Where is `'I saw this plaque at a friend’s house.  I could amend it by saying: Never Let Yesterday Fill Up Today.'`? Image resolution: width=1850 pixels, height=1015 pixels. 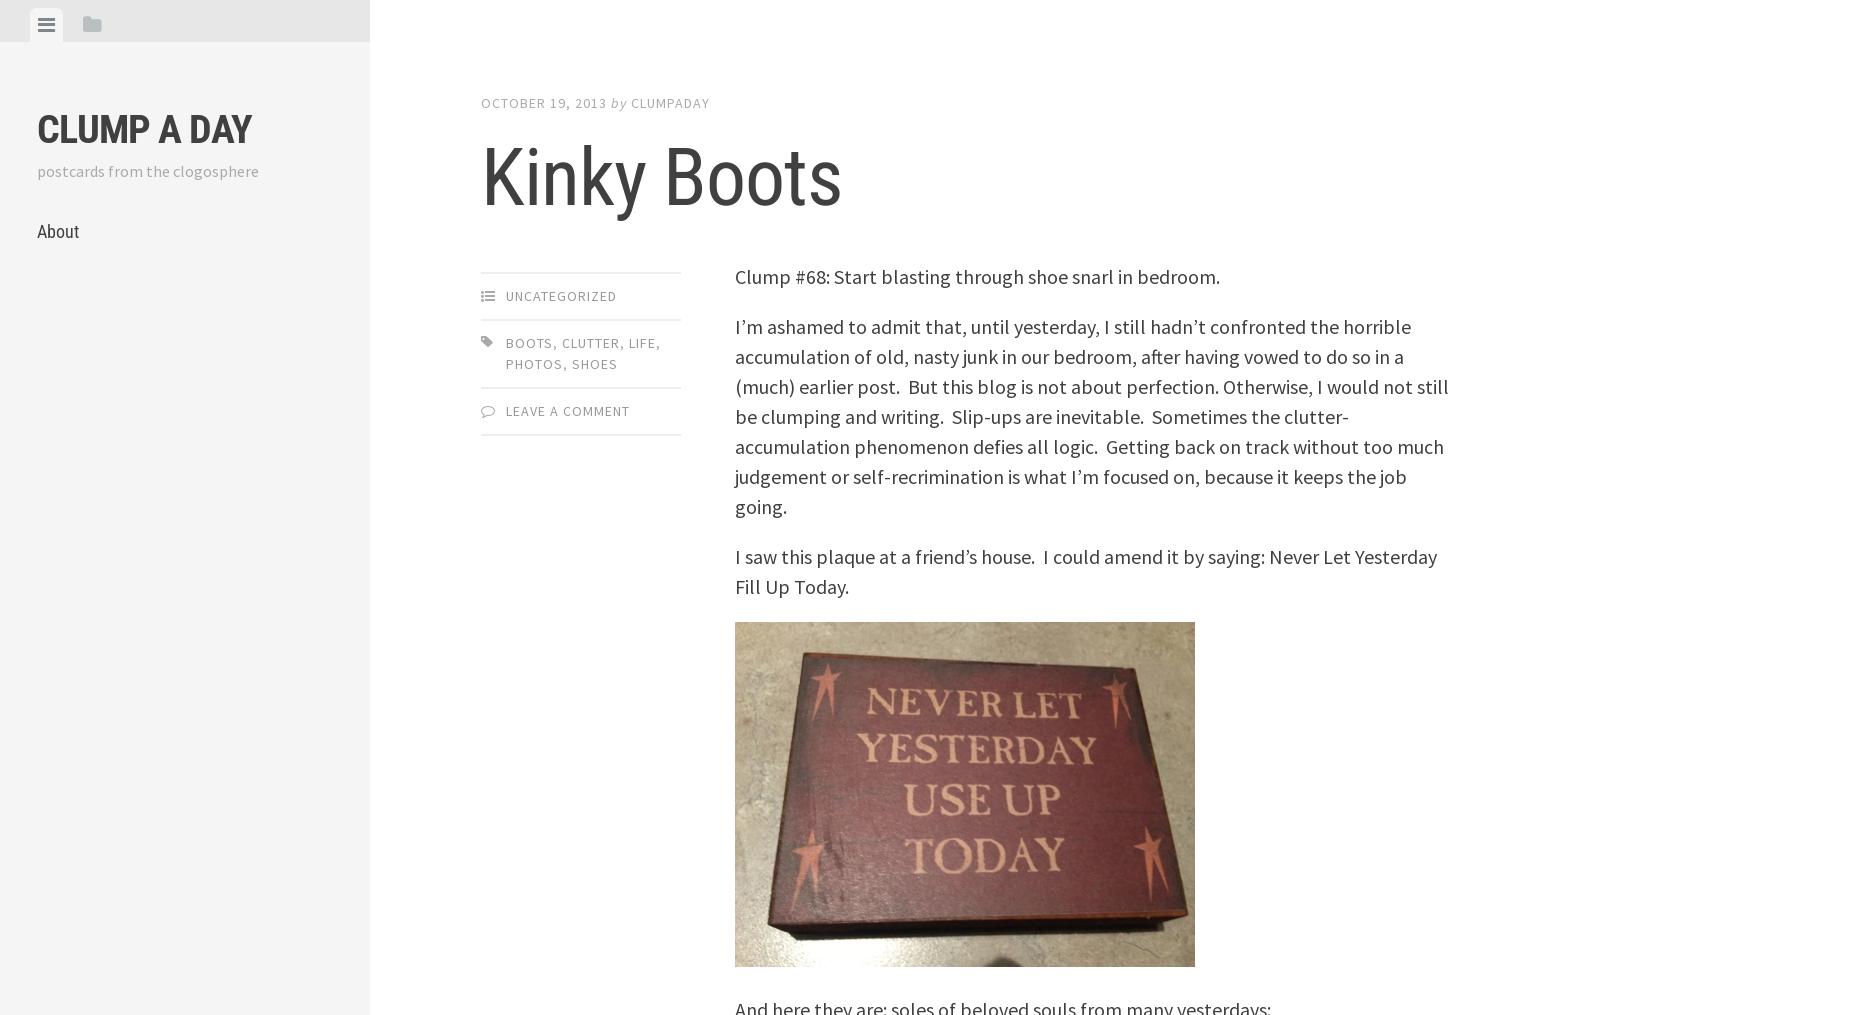
'I saw this plaque at a friend’s house.  I could amend it by saying: Never Let Yesterday Fill Up Today.' is located at coordinates (1084, 570).